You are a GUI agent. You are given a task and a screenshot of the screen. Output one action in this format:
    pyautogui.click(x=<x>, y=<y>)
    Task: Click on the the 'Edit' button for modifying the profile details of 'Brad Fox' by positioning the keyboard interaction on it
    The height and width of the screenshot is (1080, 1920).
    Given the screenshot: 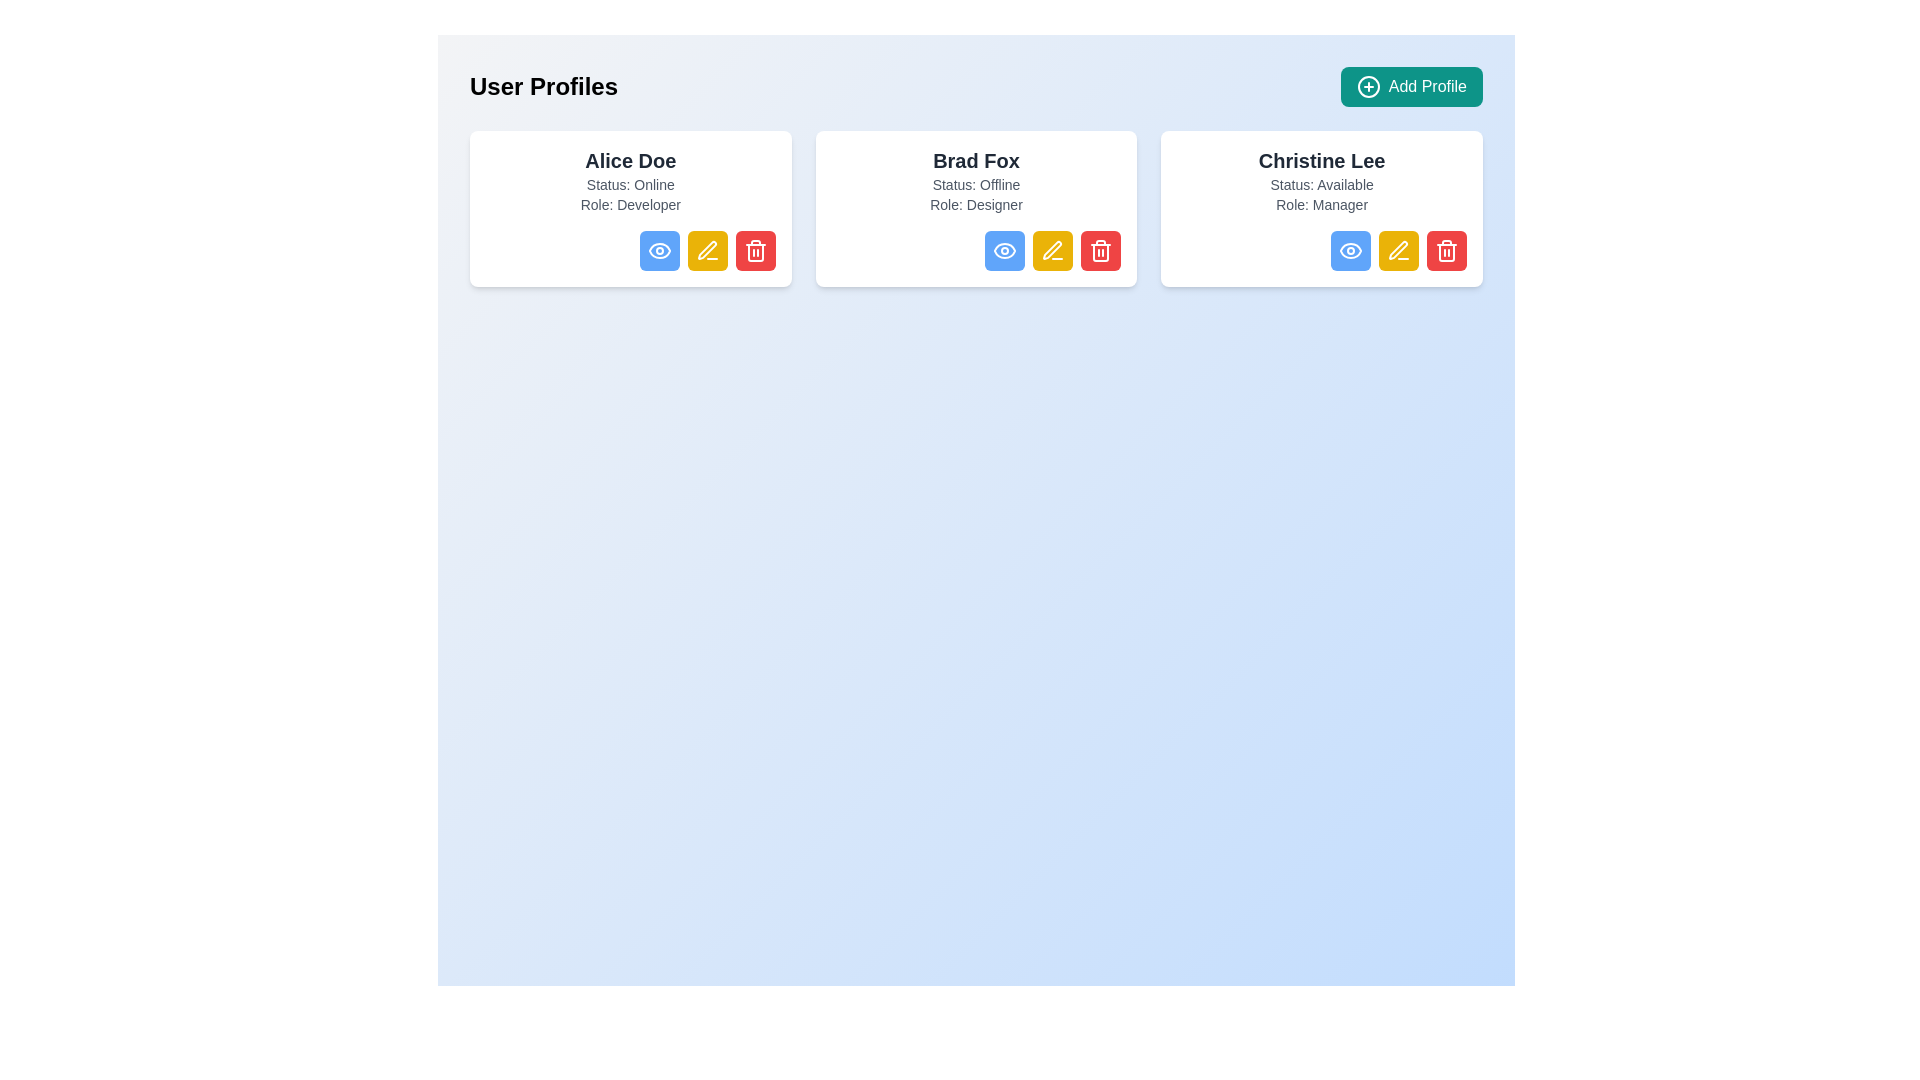 What is the action you would take?
    pyautogui.click(x=1052, y=249)
    